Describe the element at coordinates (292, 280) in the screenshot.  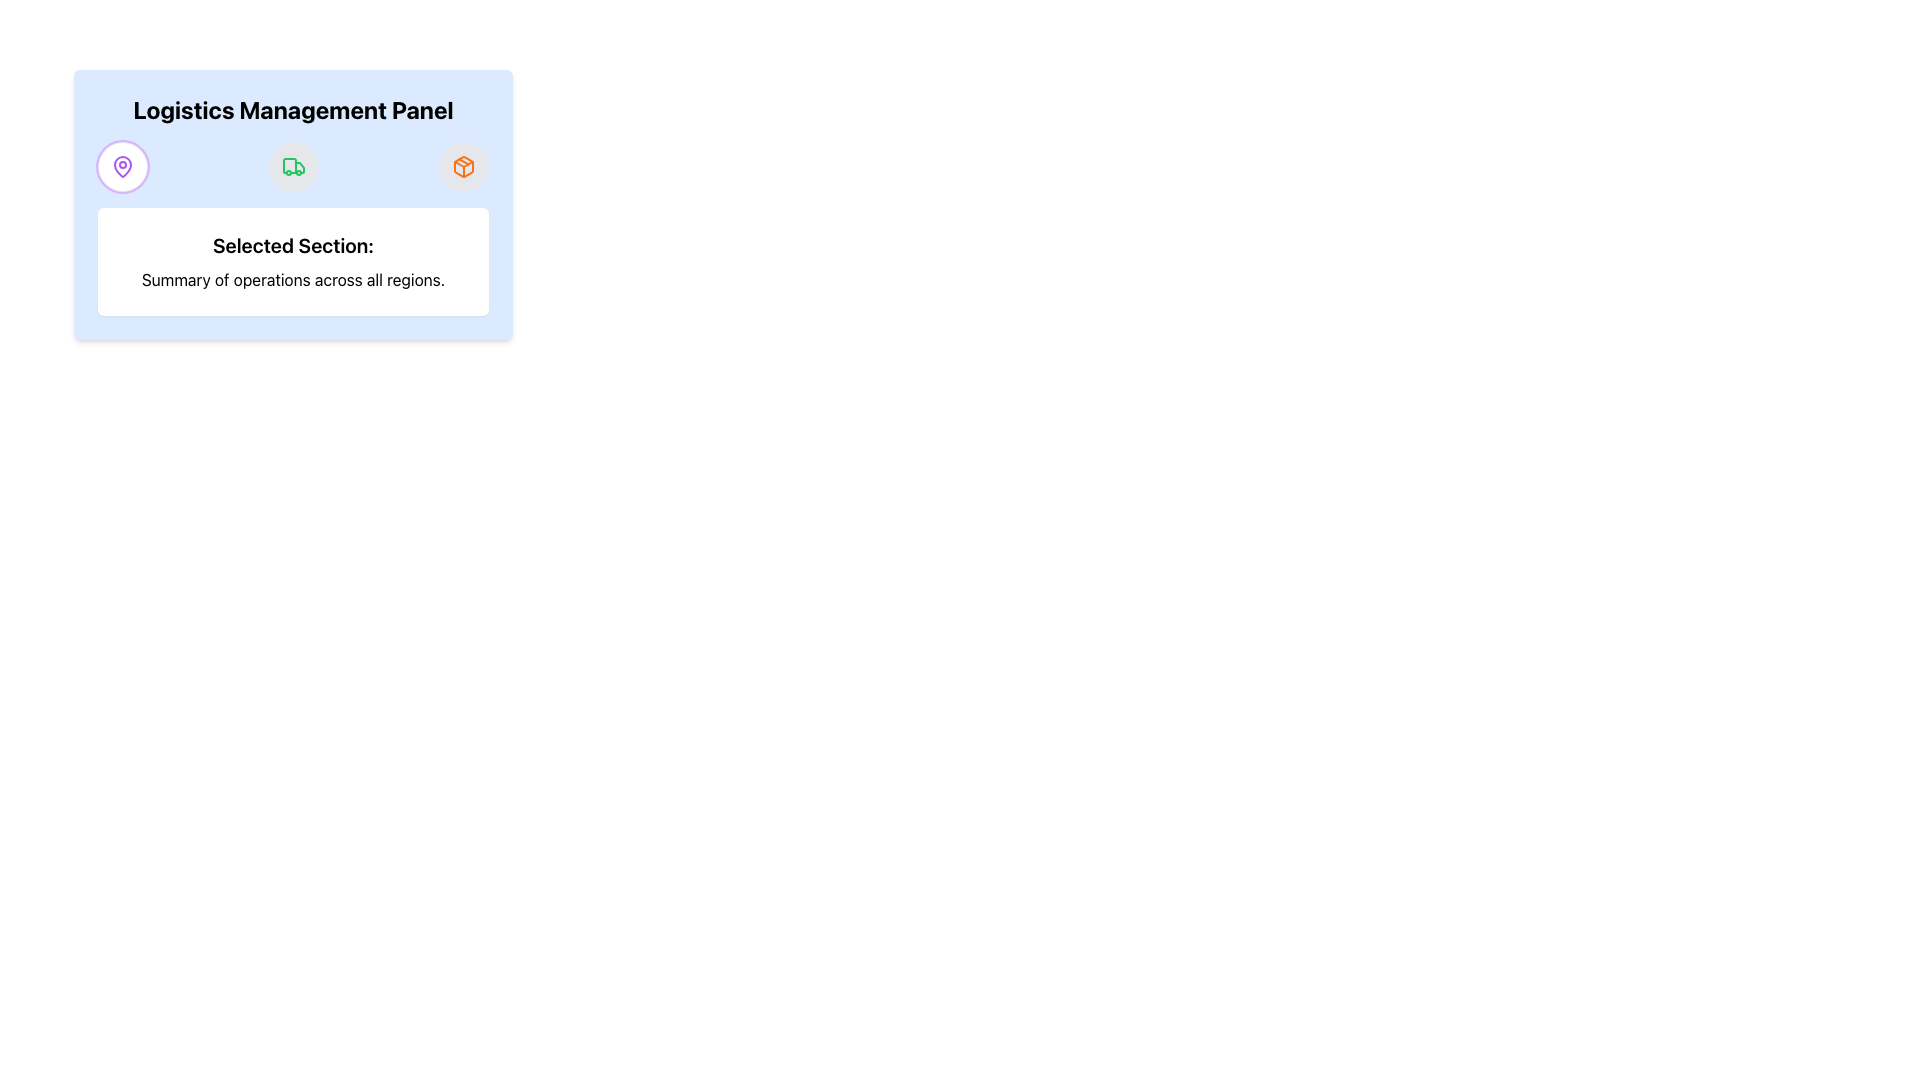
I see `the static text label that provides a descriptive summary about operations, located beneath the title 'Selected Section.'` at that location.